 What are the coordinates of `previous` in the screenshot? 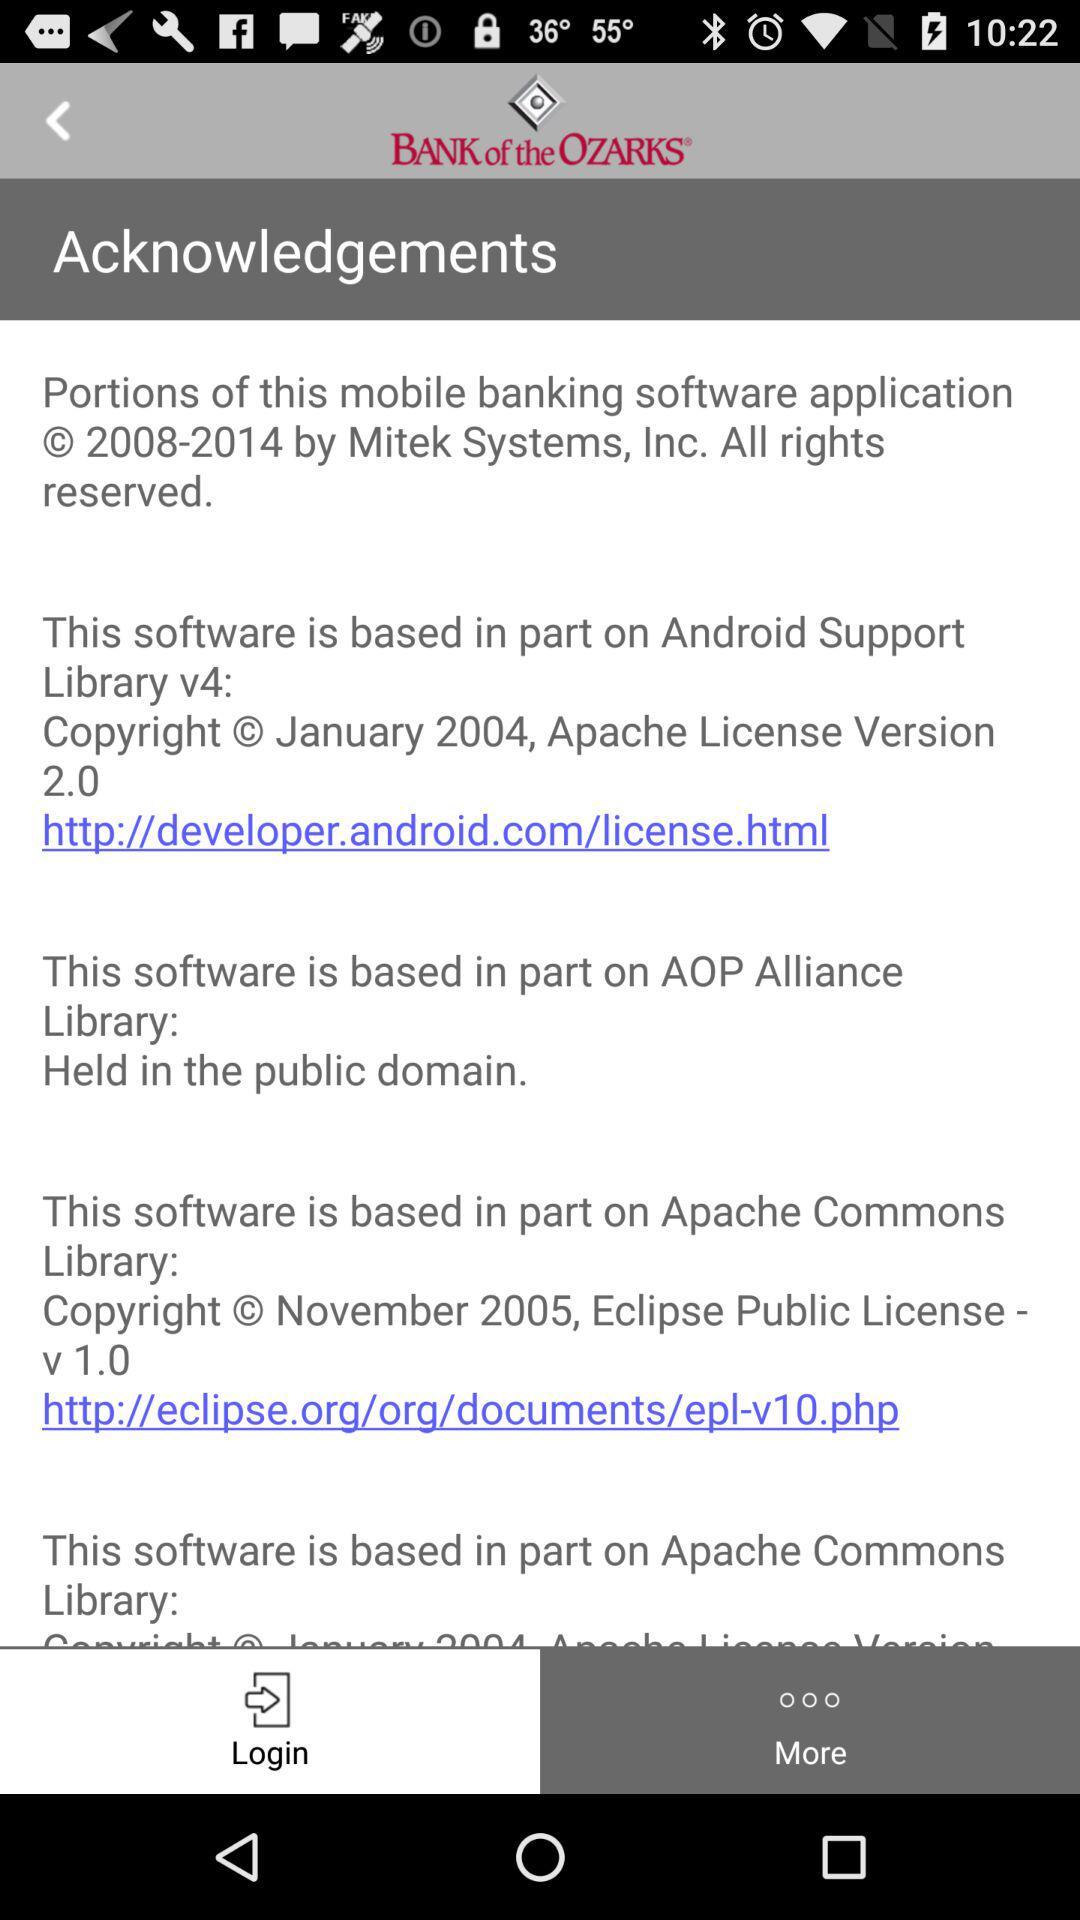 It's located at (56, 119).